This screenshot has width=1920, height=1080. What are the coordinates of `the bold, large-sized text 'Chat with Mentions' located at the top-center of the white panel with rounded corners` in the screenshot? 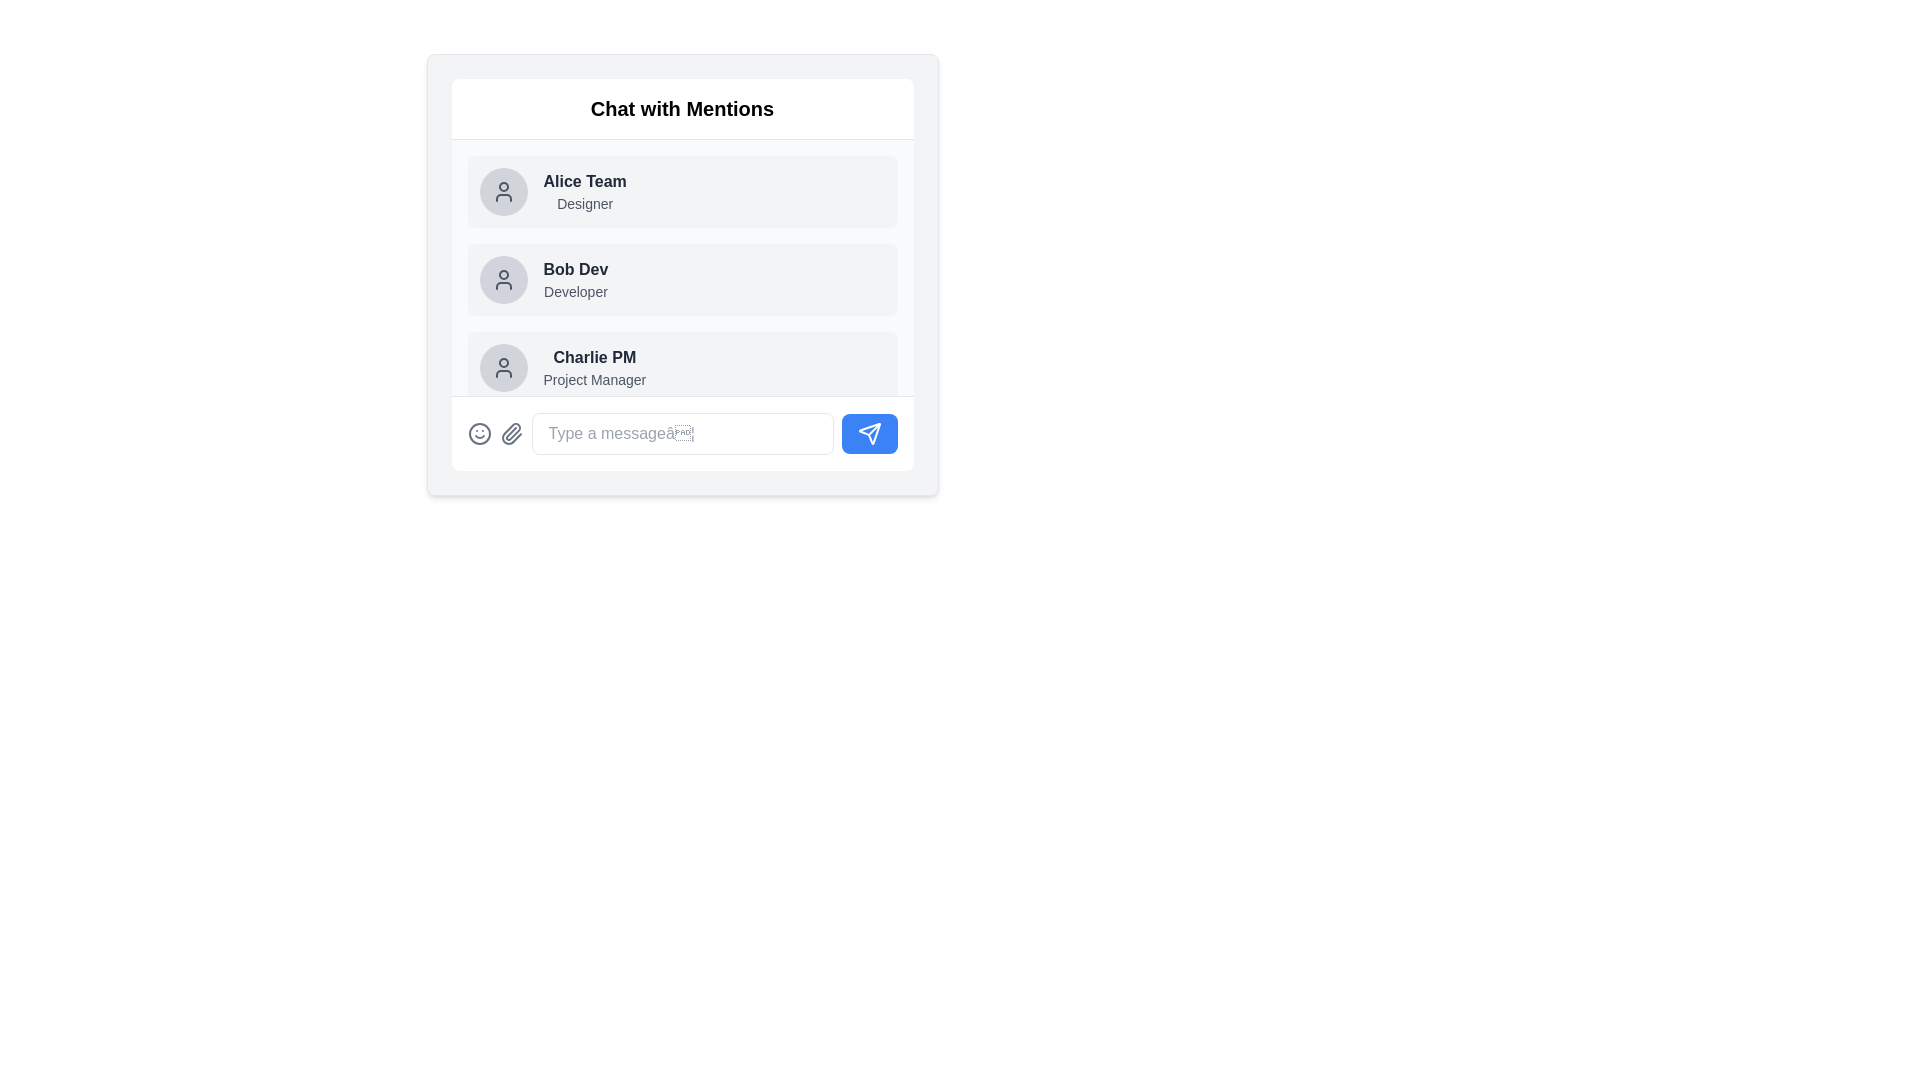 It's located at (682, 108).